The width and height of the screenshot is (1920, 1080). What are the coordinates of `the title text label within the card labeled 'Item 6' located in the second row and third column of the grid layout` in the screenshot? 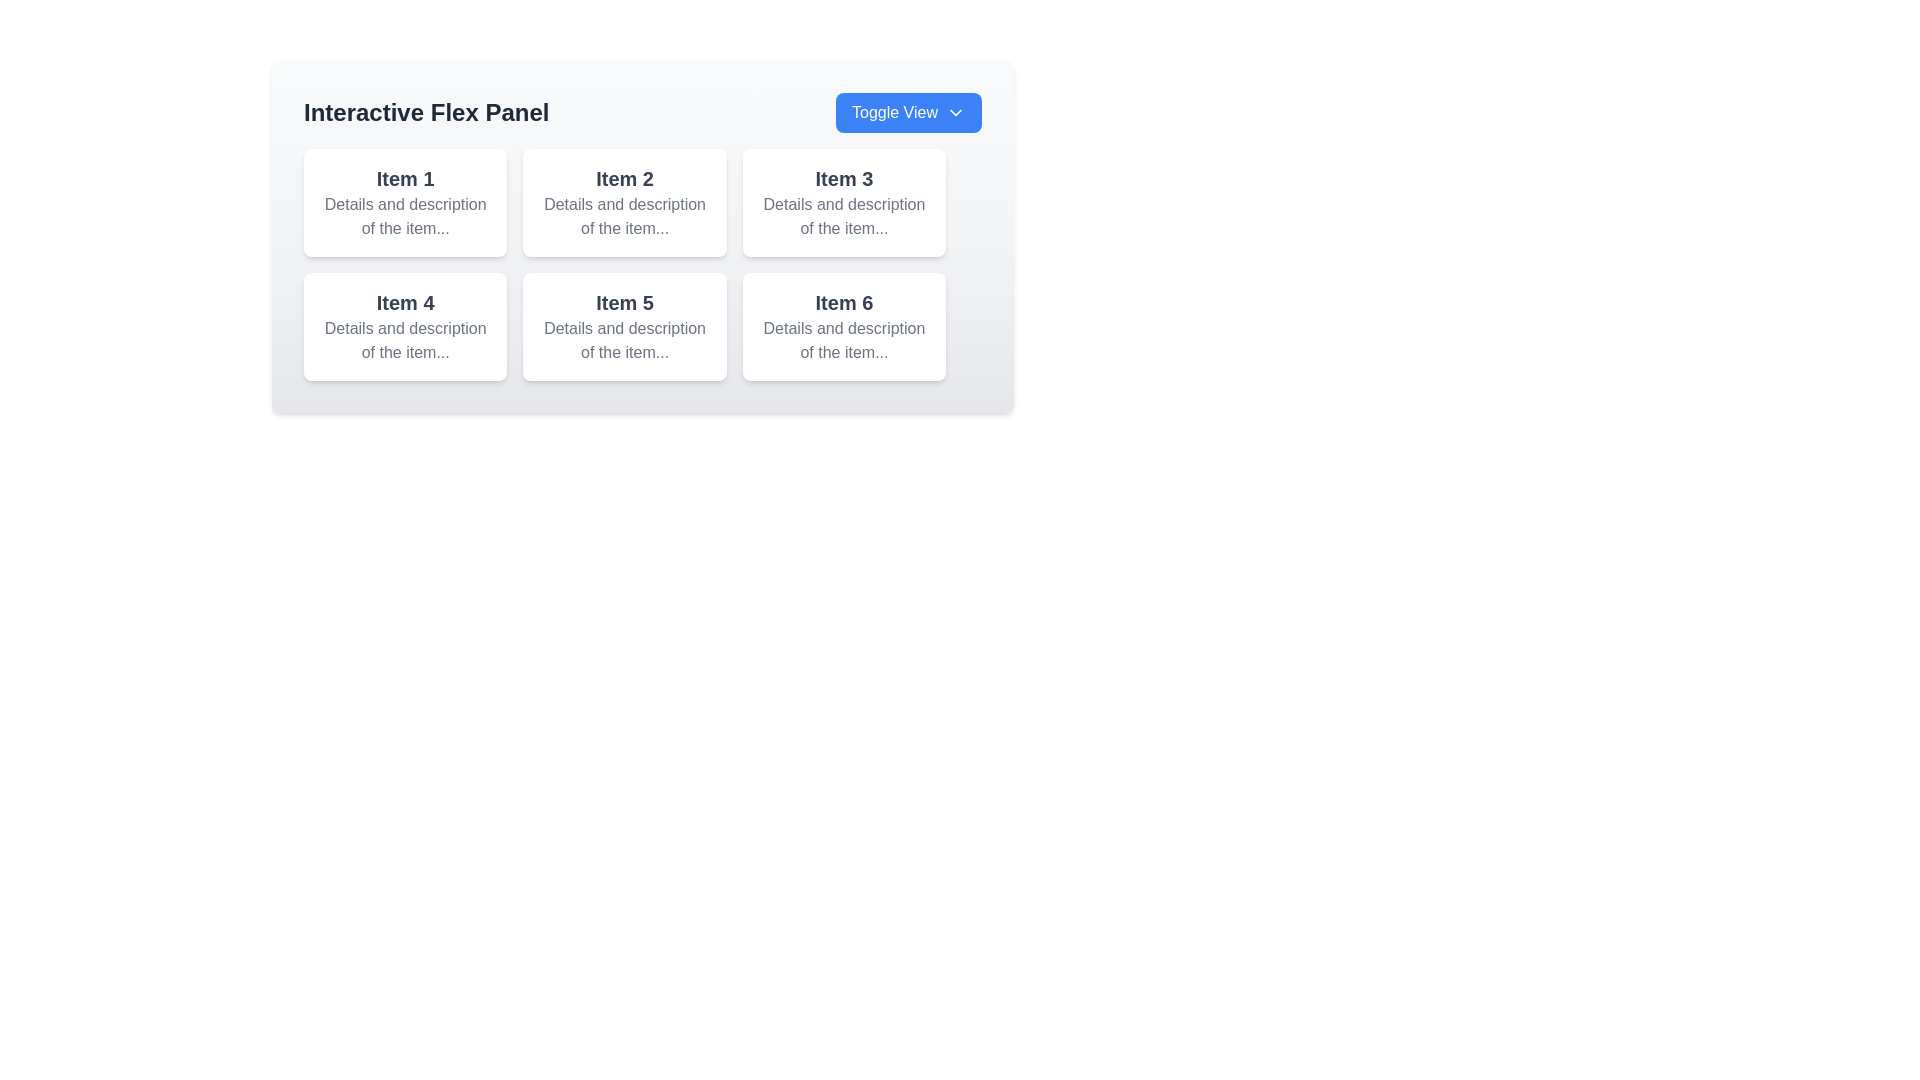 It's located at (844, 303).